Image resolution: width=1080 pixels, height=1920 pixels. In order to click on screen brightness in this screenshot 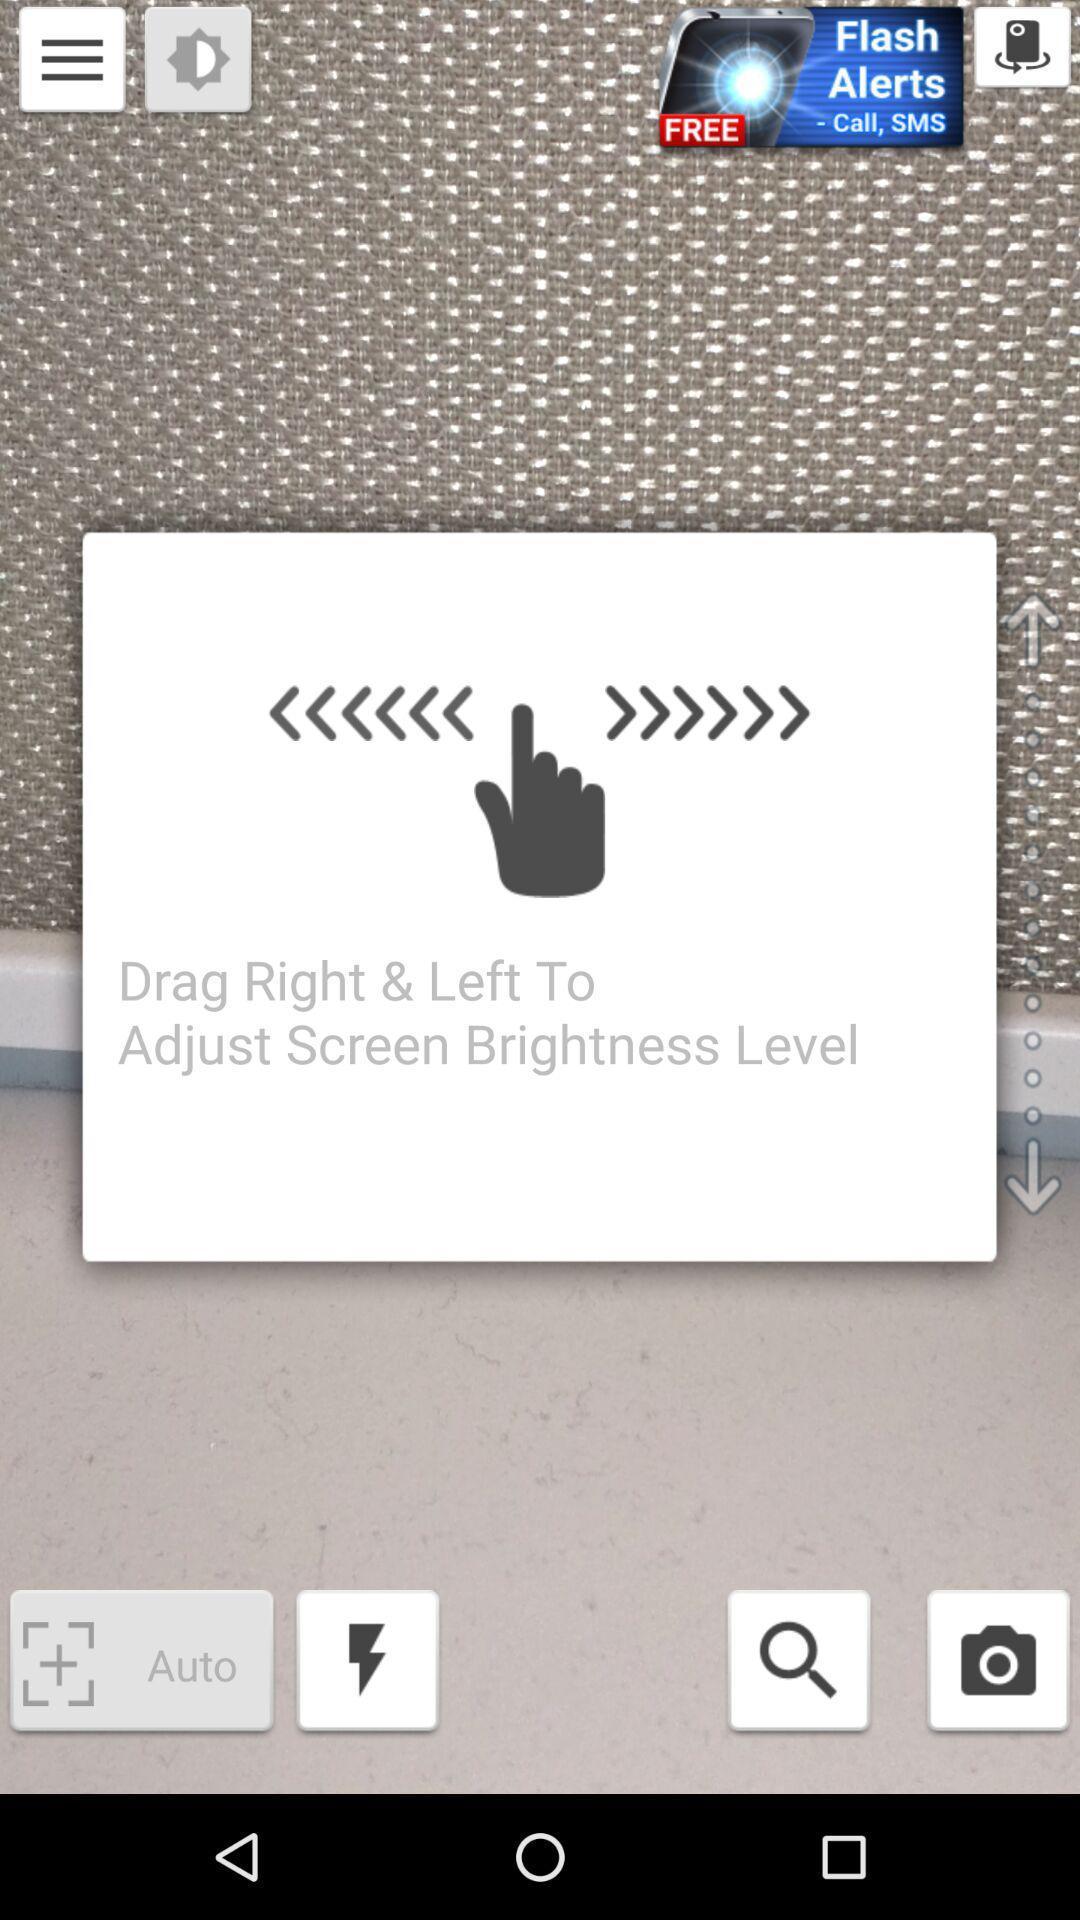, I will do `click(200, 62)`.